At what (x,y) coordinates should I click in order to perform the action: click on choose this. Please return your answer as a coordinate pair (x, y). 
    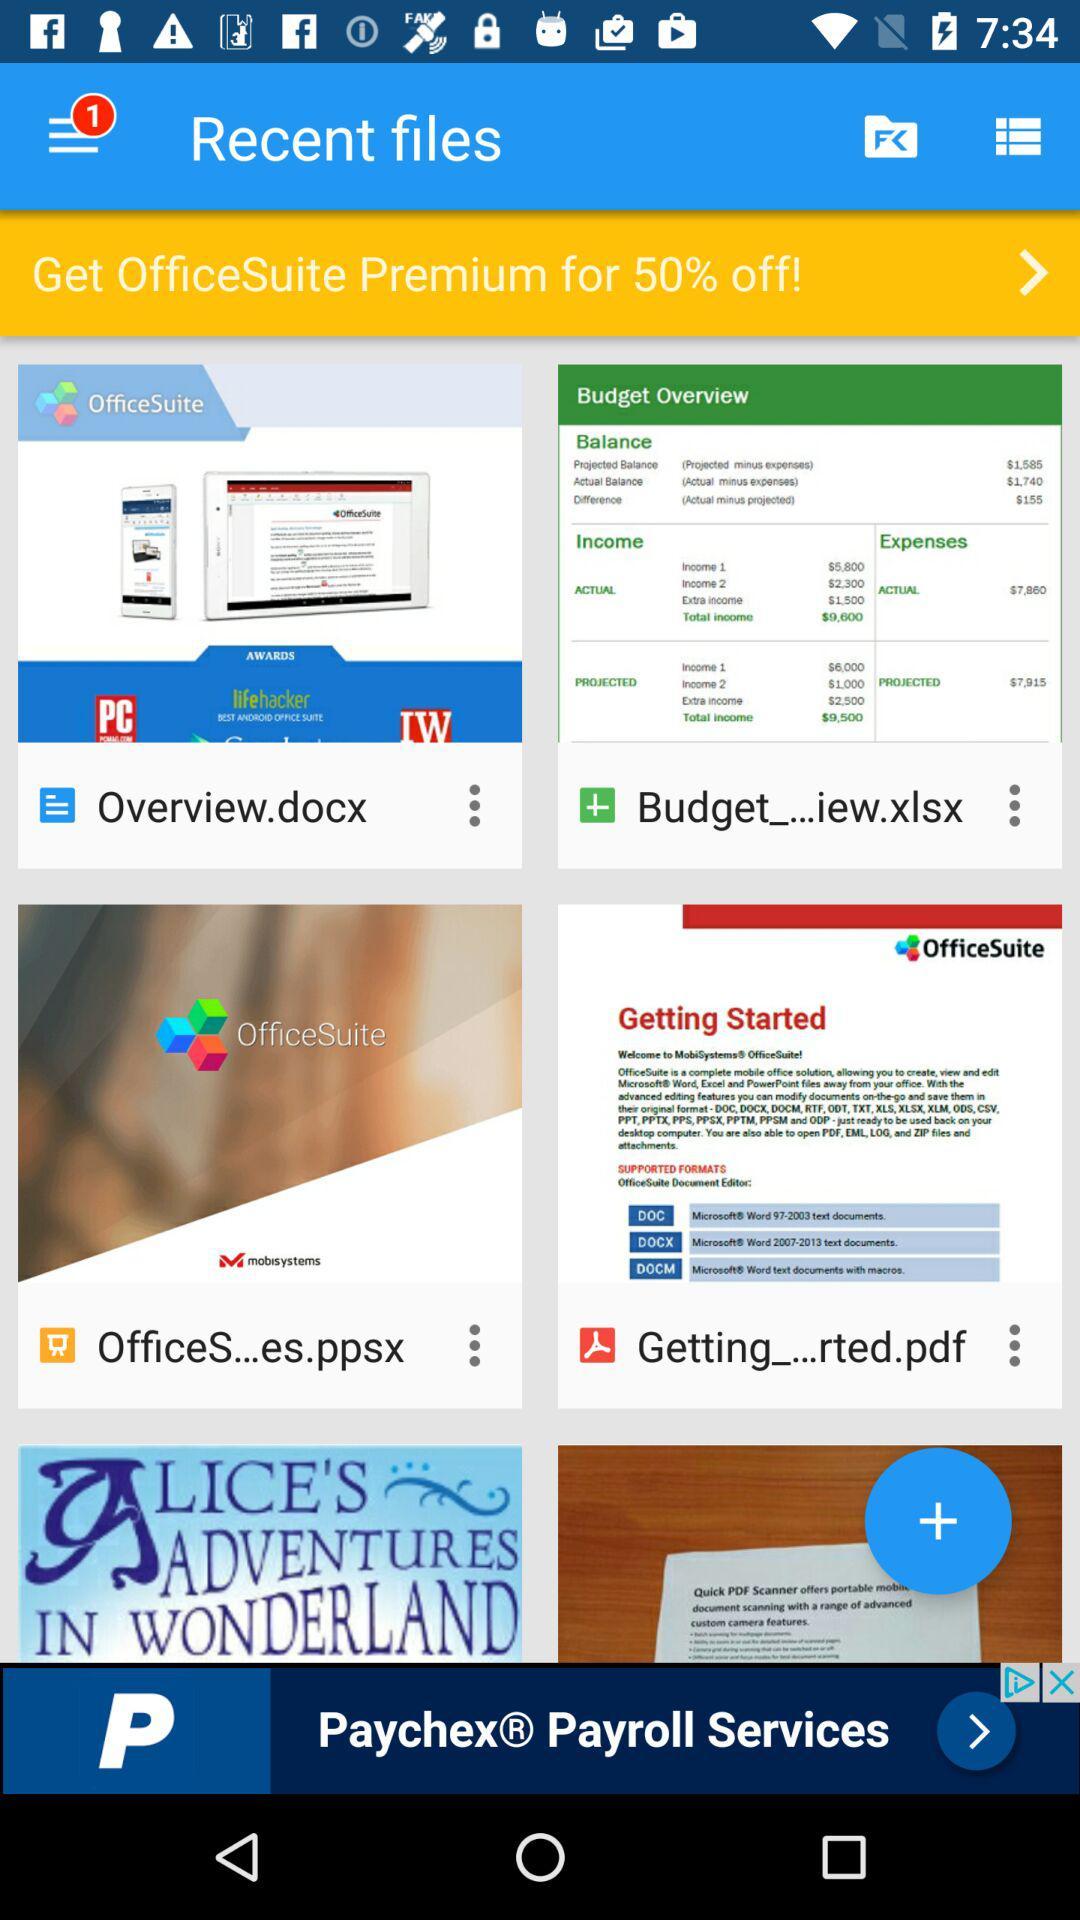
    Looking at the image, I should click on (474, 1345).